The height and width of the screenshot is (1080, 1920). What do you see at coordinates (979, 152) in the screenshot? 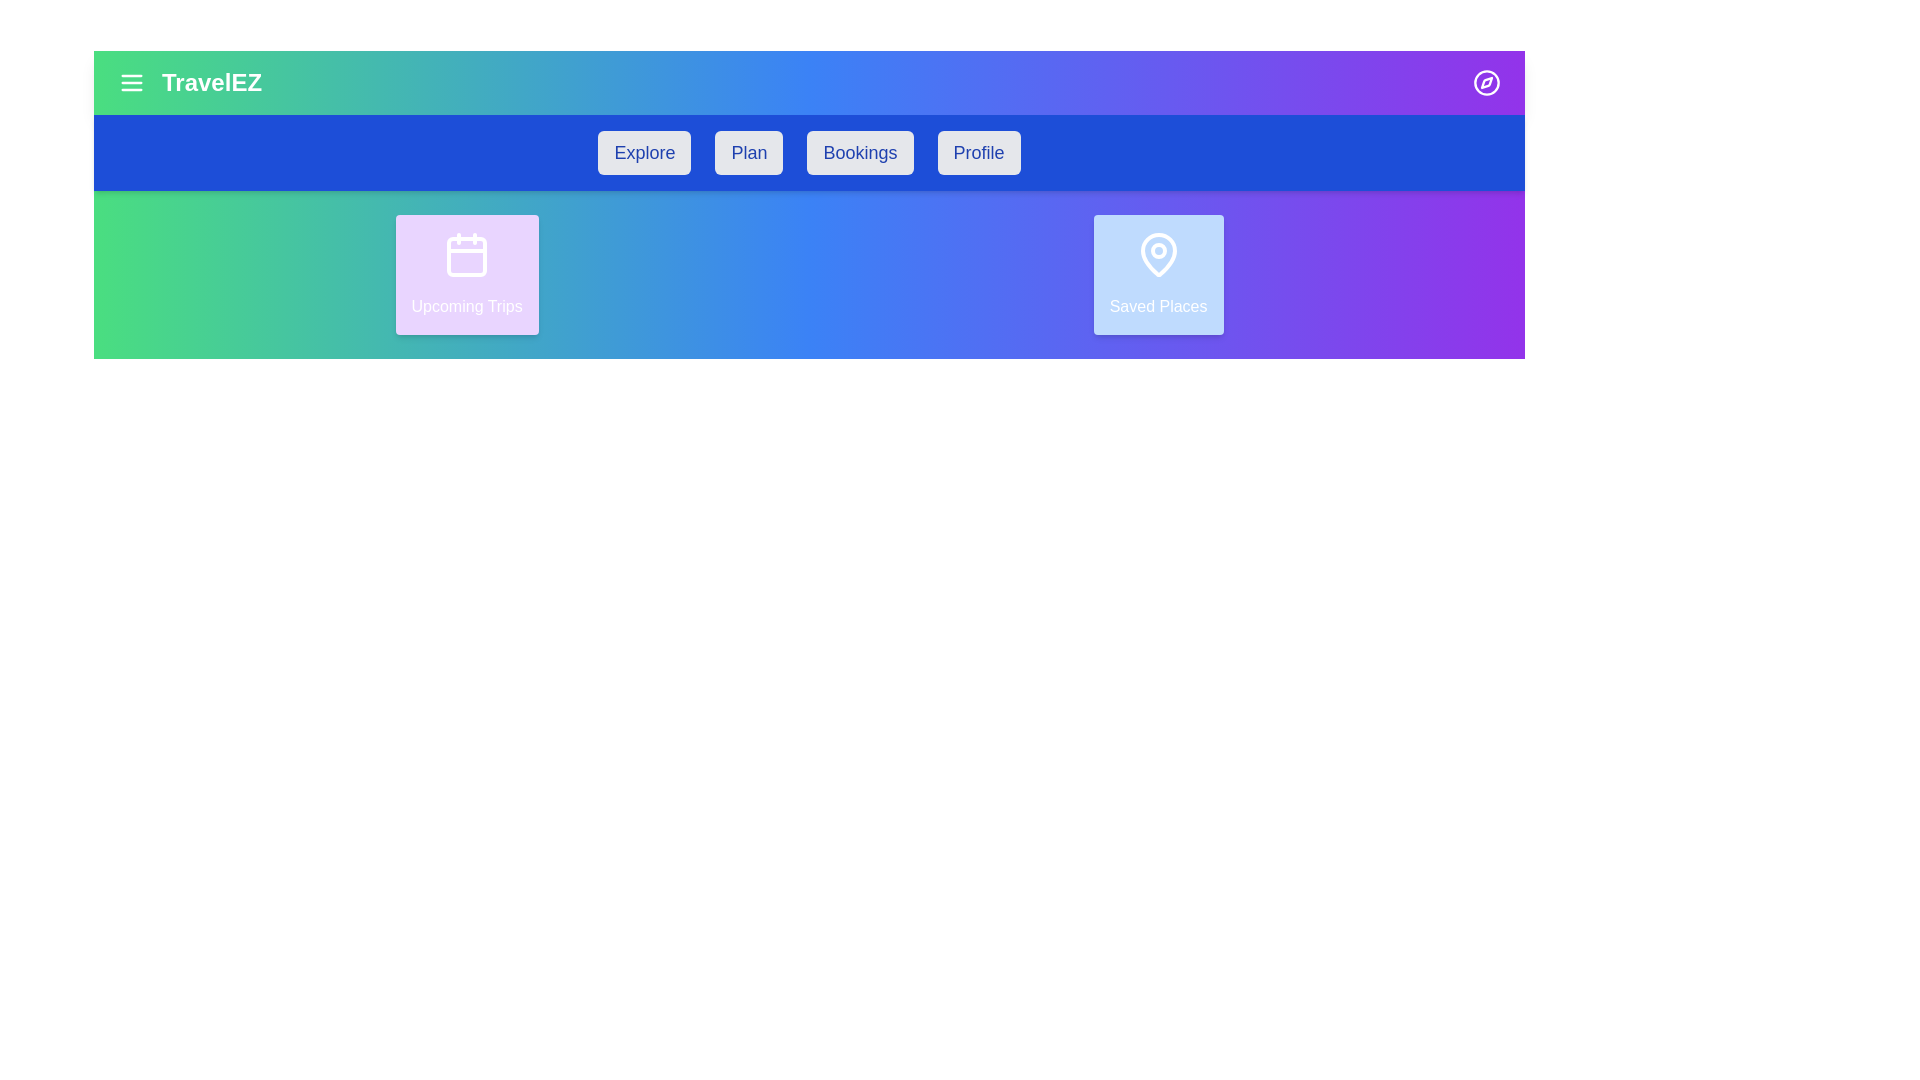
I see `the menu item labeled Profile to navigate to the corresponding section` at bounding box center [979, 152].